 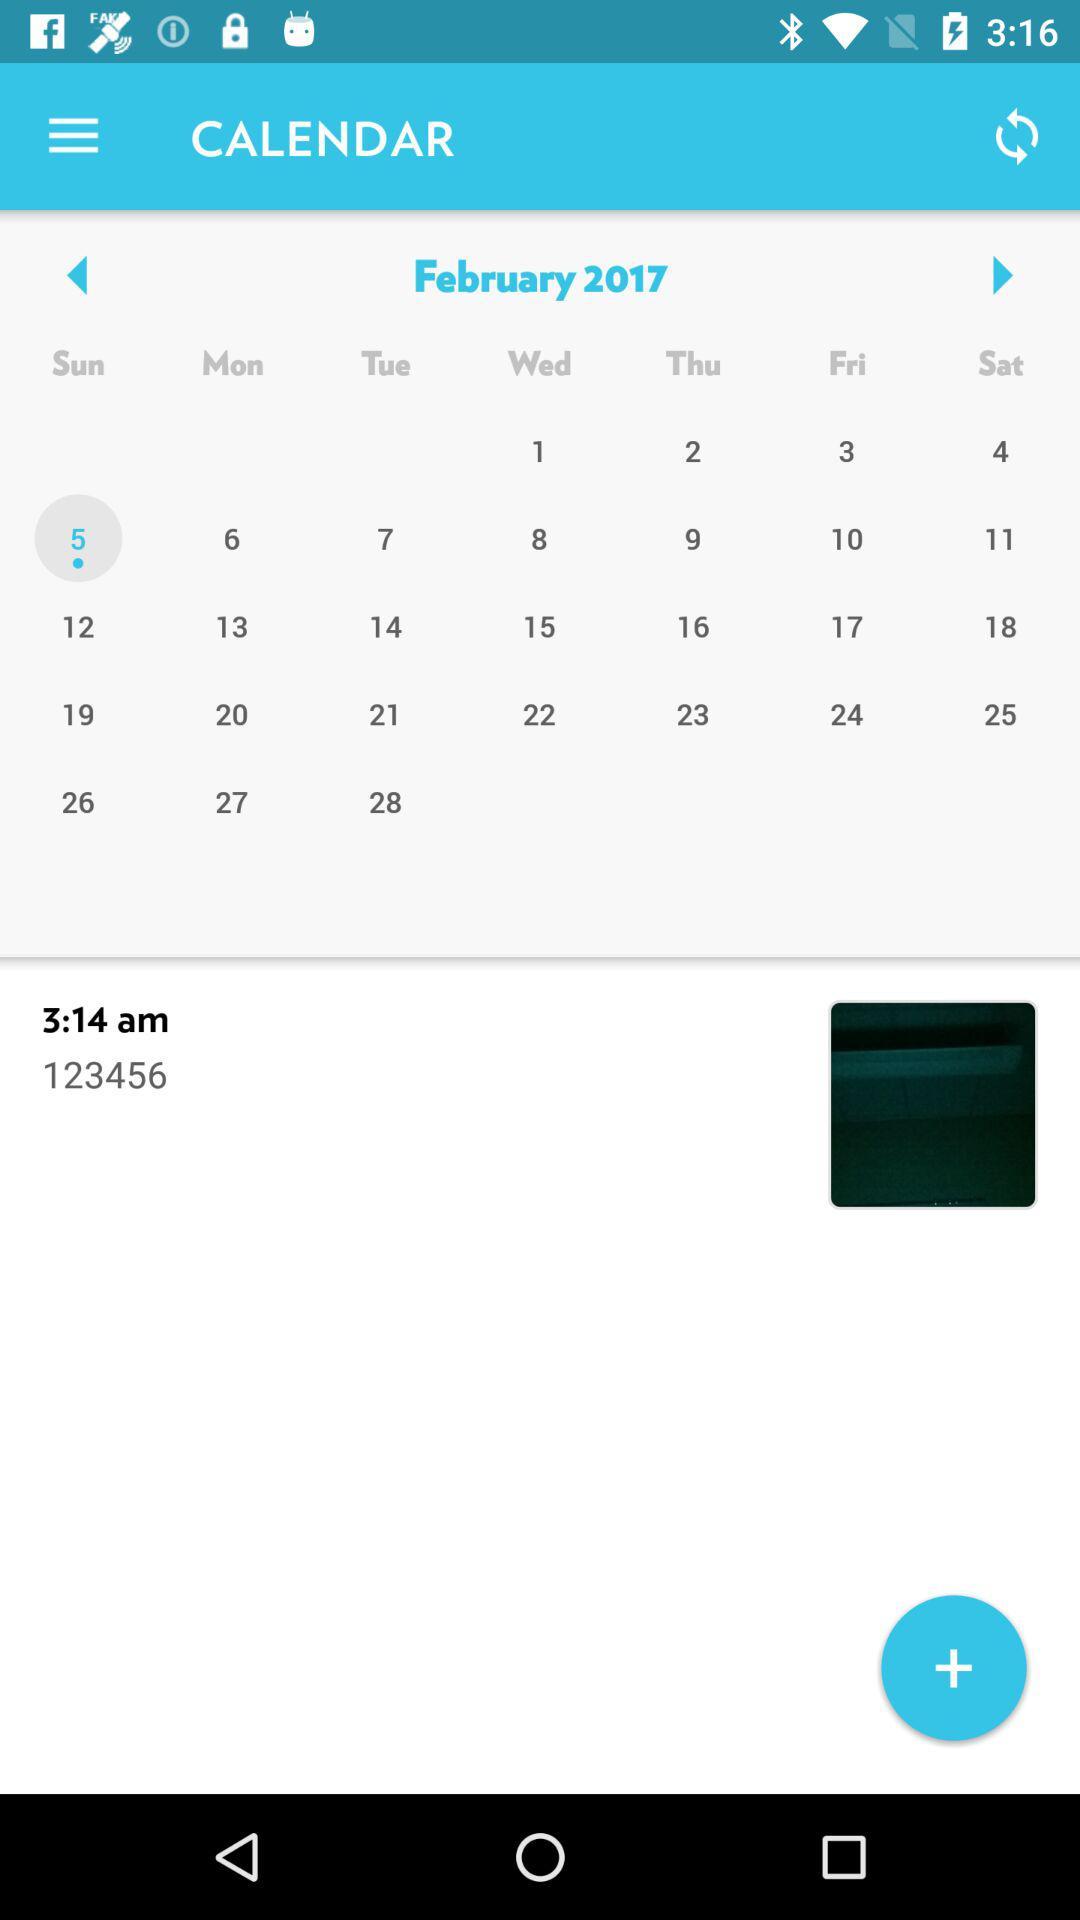 I want to click on icon to the right of the 13, so click(x=385, y=713).